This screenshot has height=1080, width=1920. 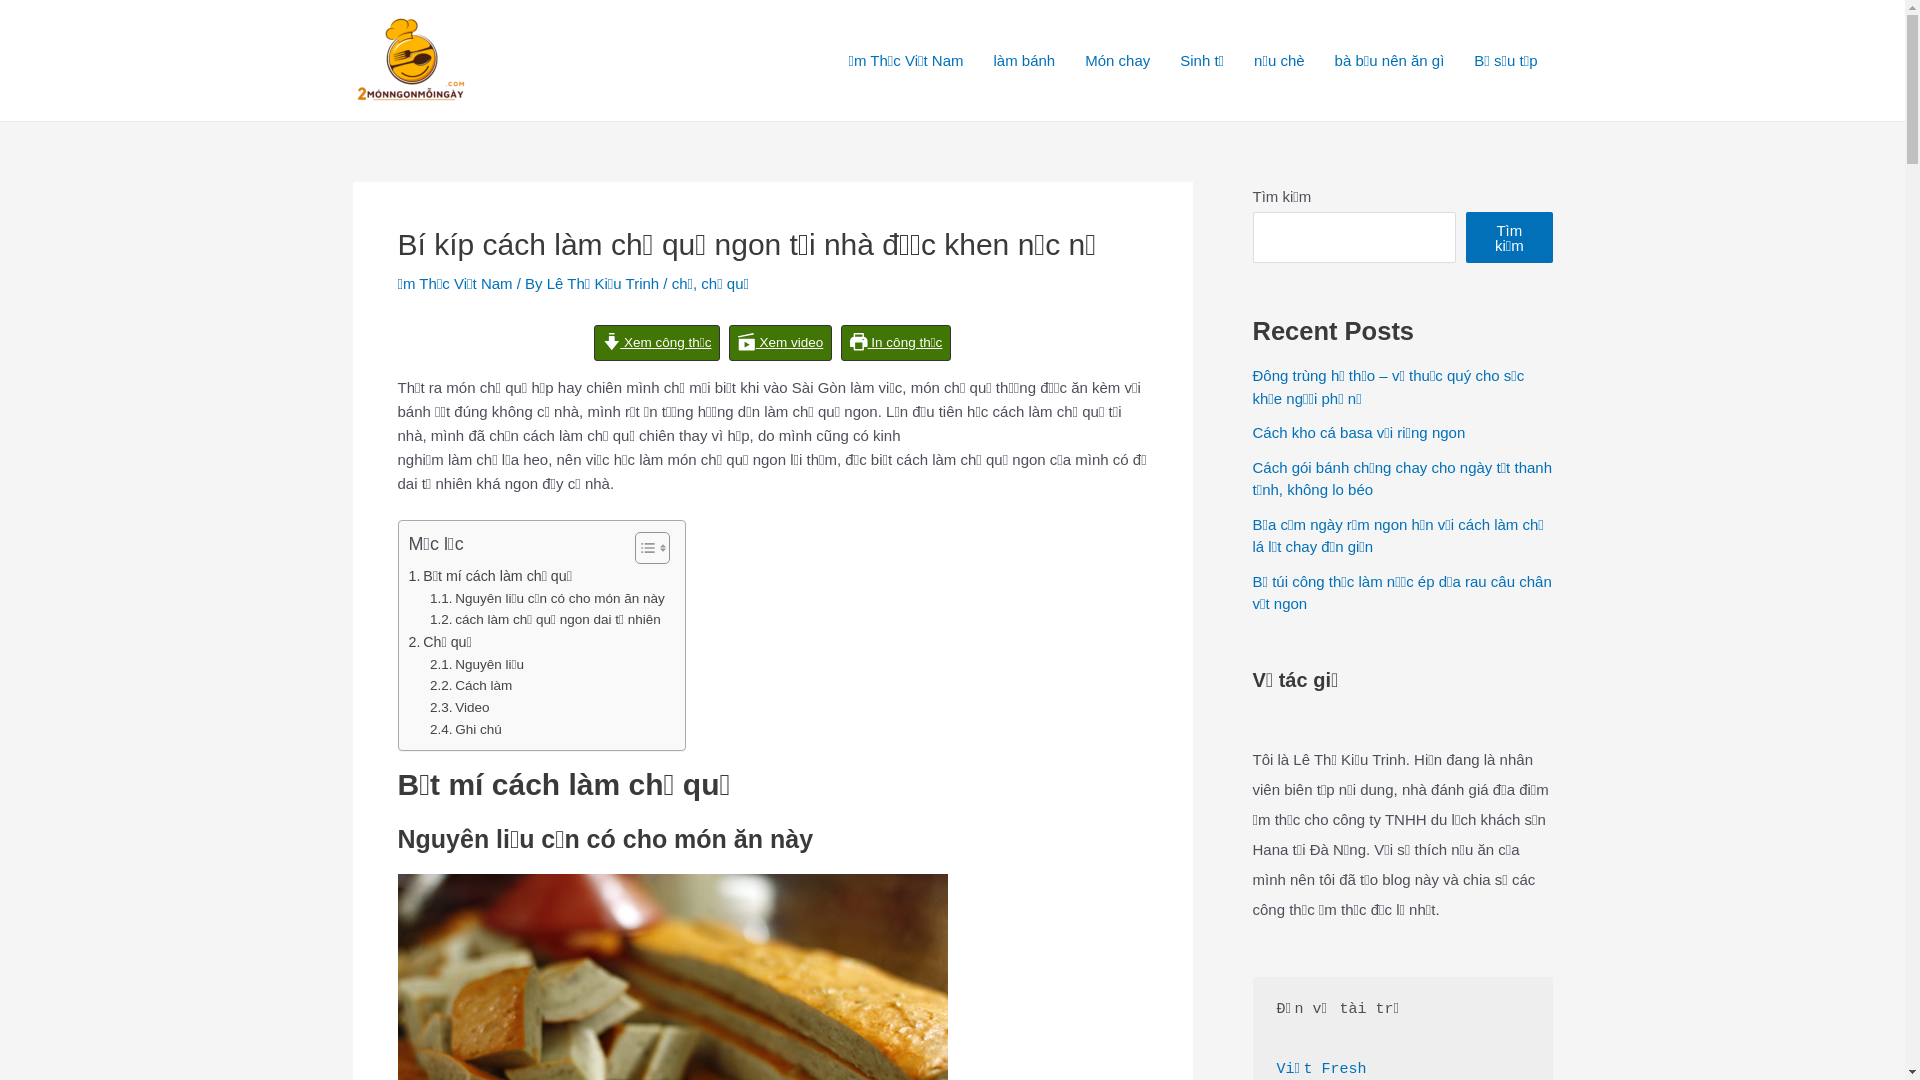 What do you see at coordinates (459, 707) in the screenshot?
I see `'Video'` at bounding box center [459, 707].